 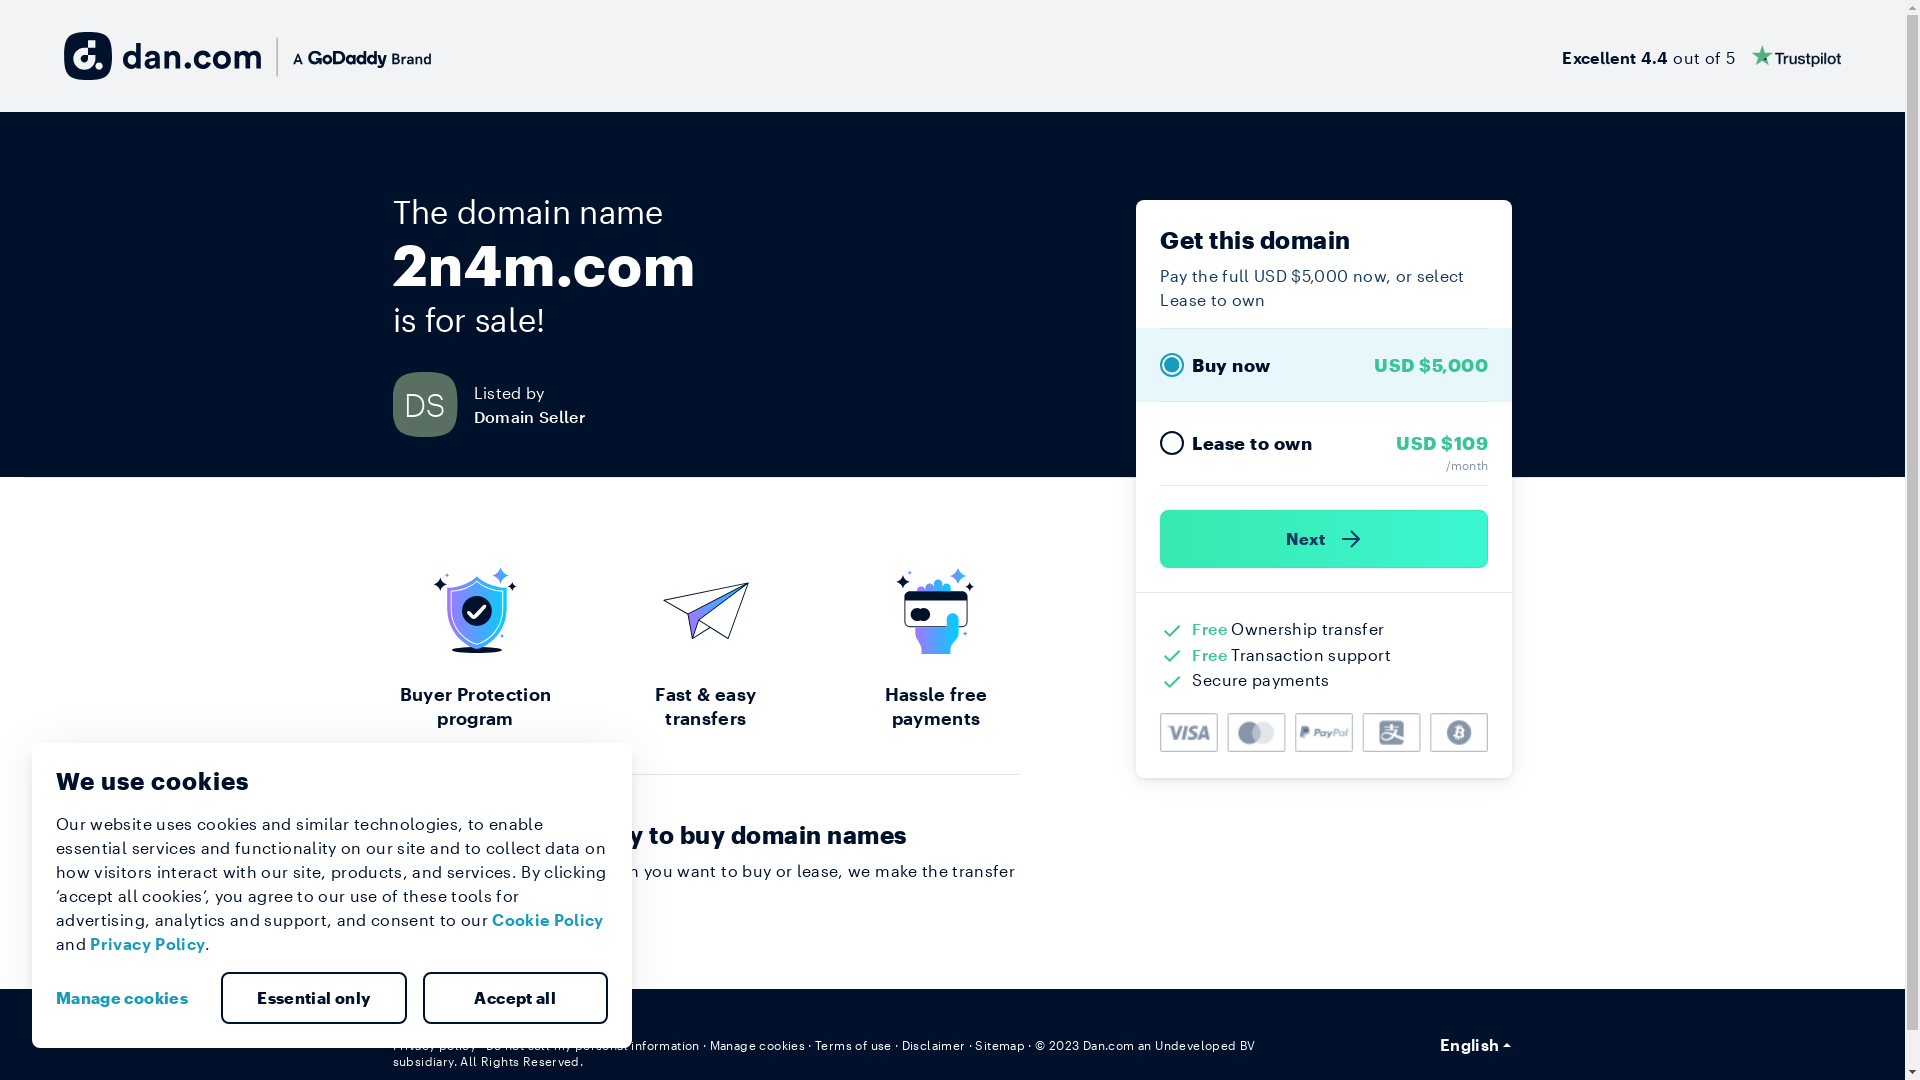 What do you see at coordinates (514, 998) in the screenshot?
I see `'Accept all'` at bounding box center [514, 998].